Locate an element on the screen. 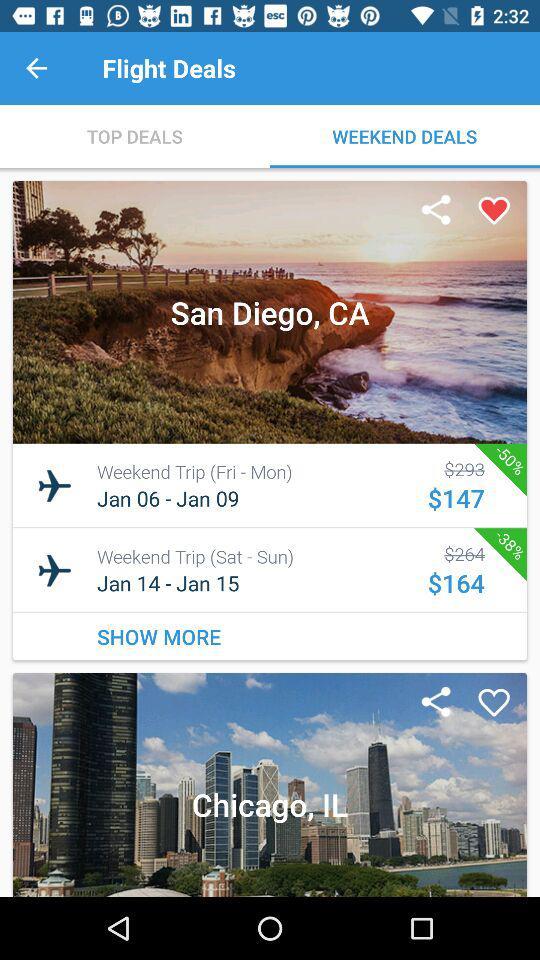  share link is located at coordinates (435, 703).